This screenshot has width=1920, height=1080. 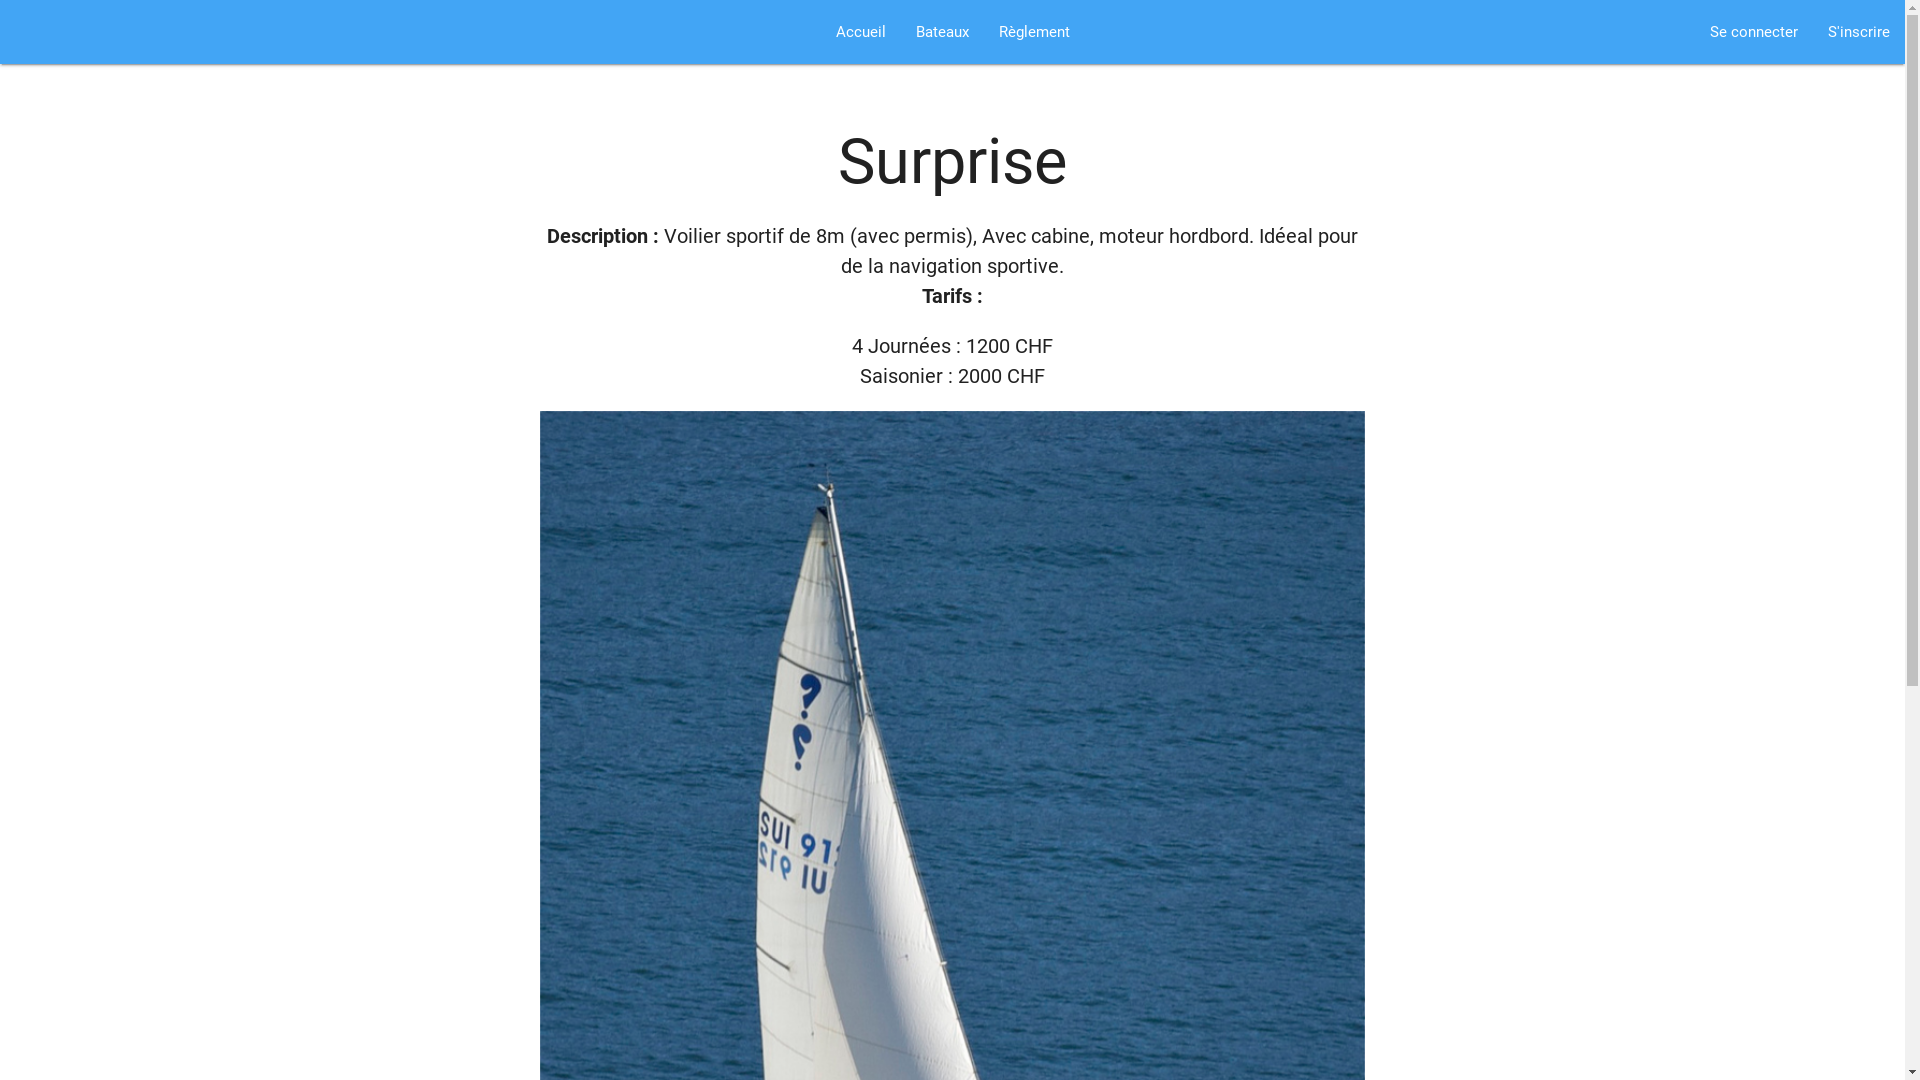 What do you see at coordinates (1857, 31) in the screenshot?
I see `'S'inscrire'` at bounding box center [1857, 31].